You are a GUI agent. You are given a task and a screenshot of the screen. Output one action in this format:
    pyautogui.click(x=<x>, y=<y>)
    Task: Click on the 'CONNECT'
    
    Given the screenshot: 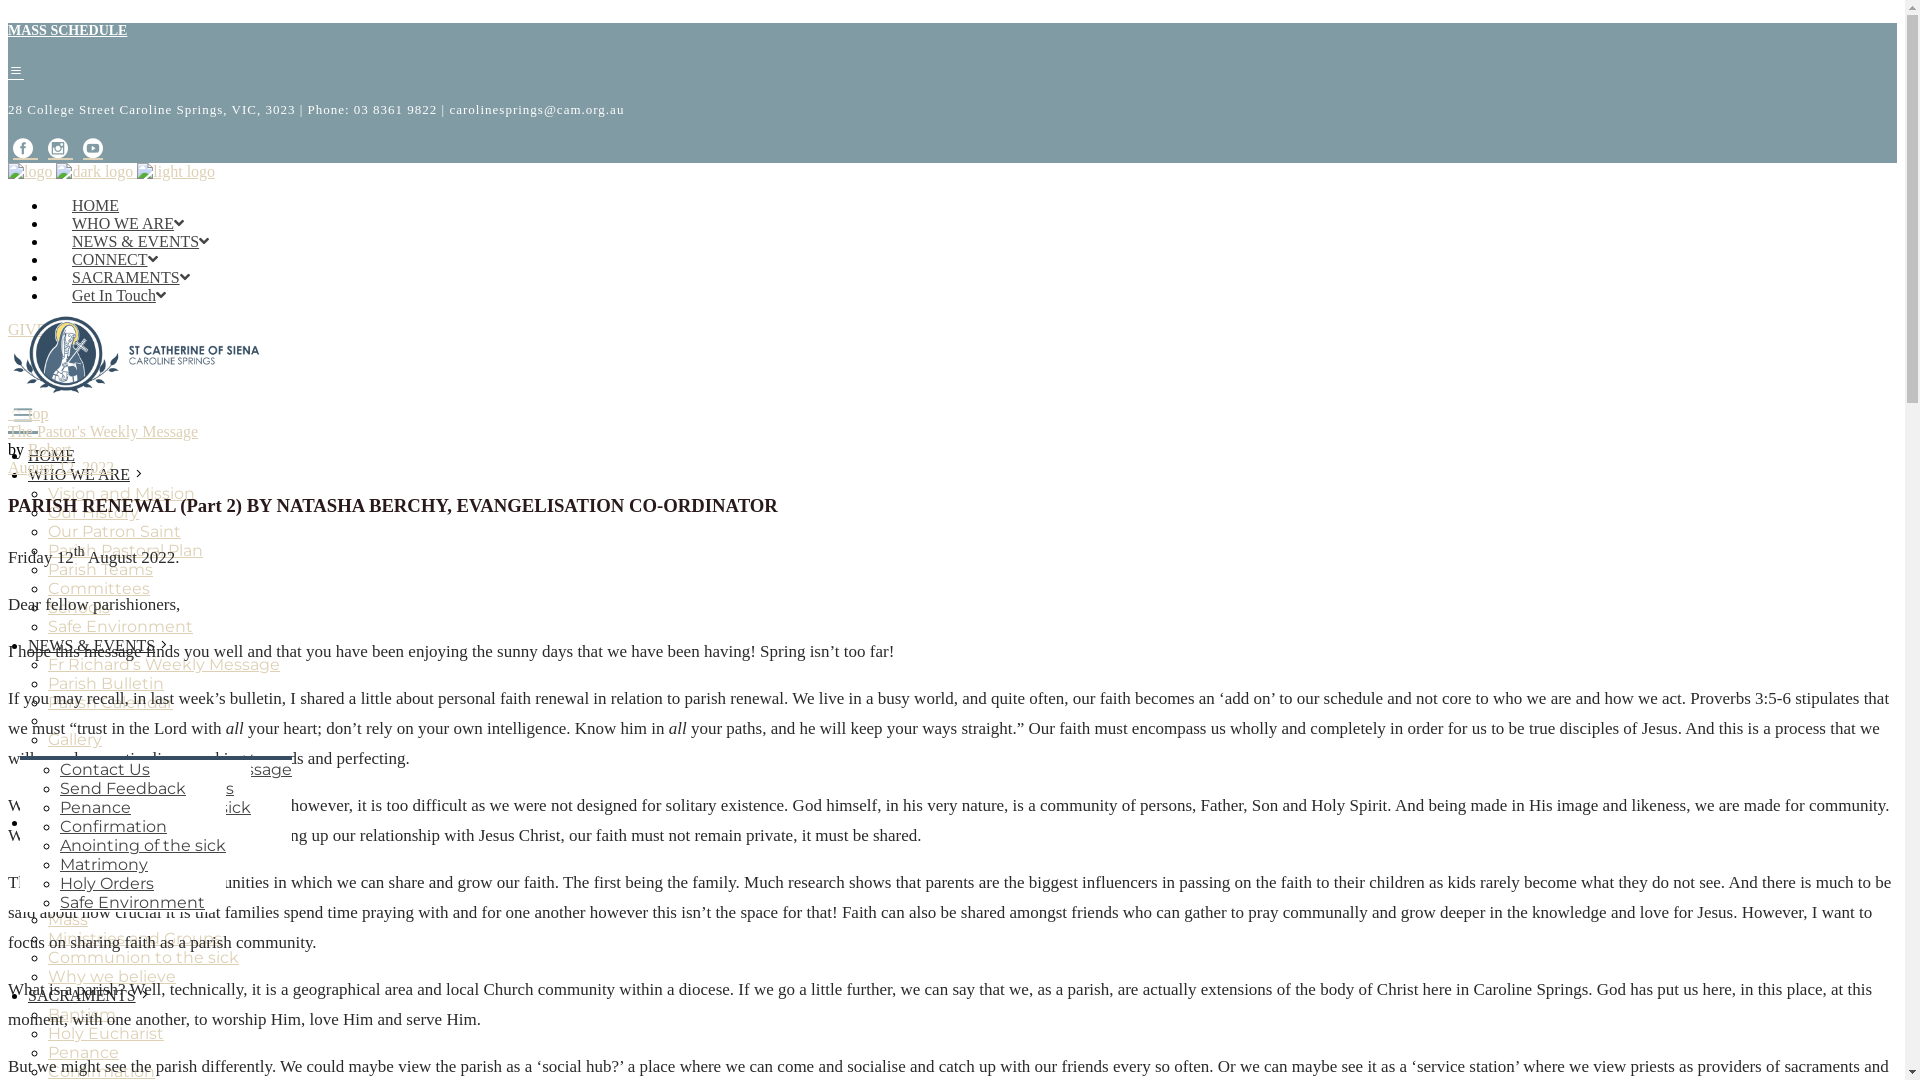 What is the action you would take?
    pyautogui.click(x=114, y=258)
    